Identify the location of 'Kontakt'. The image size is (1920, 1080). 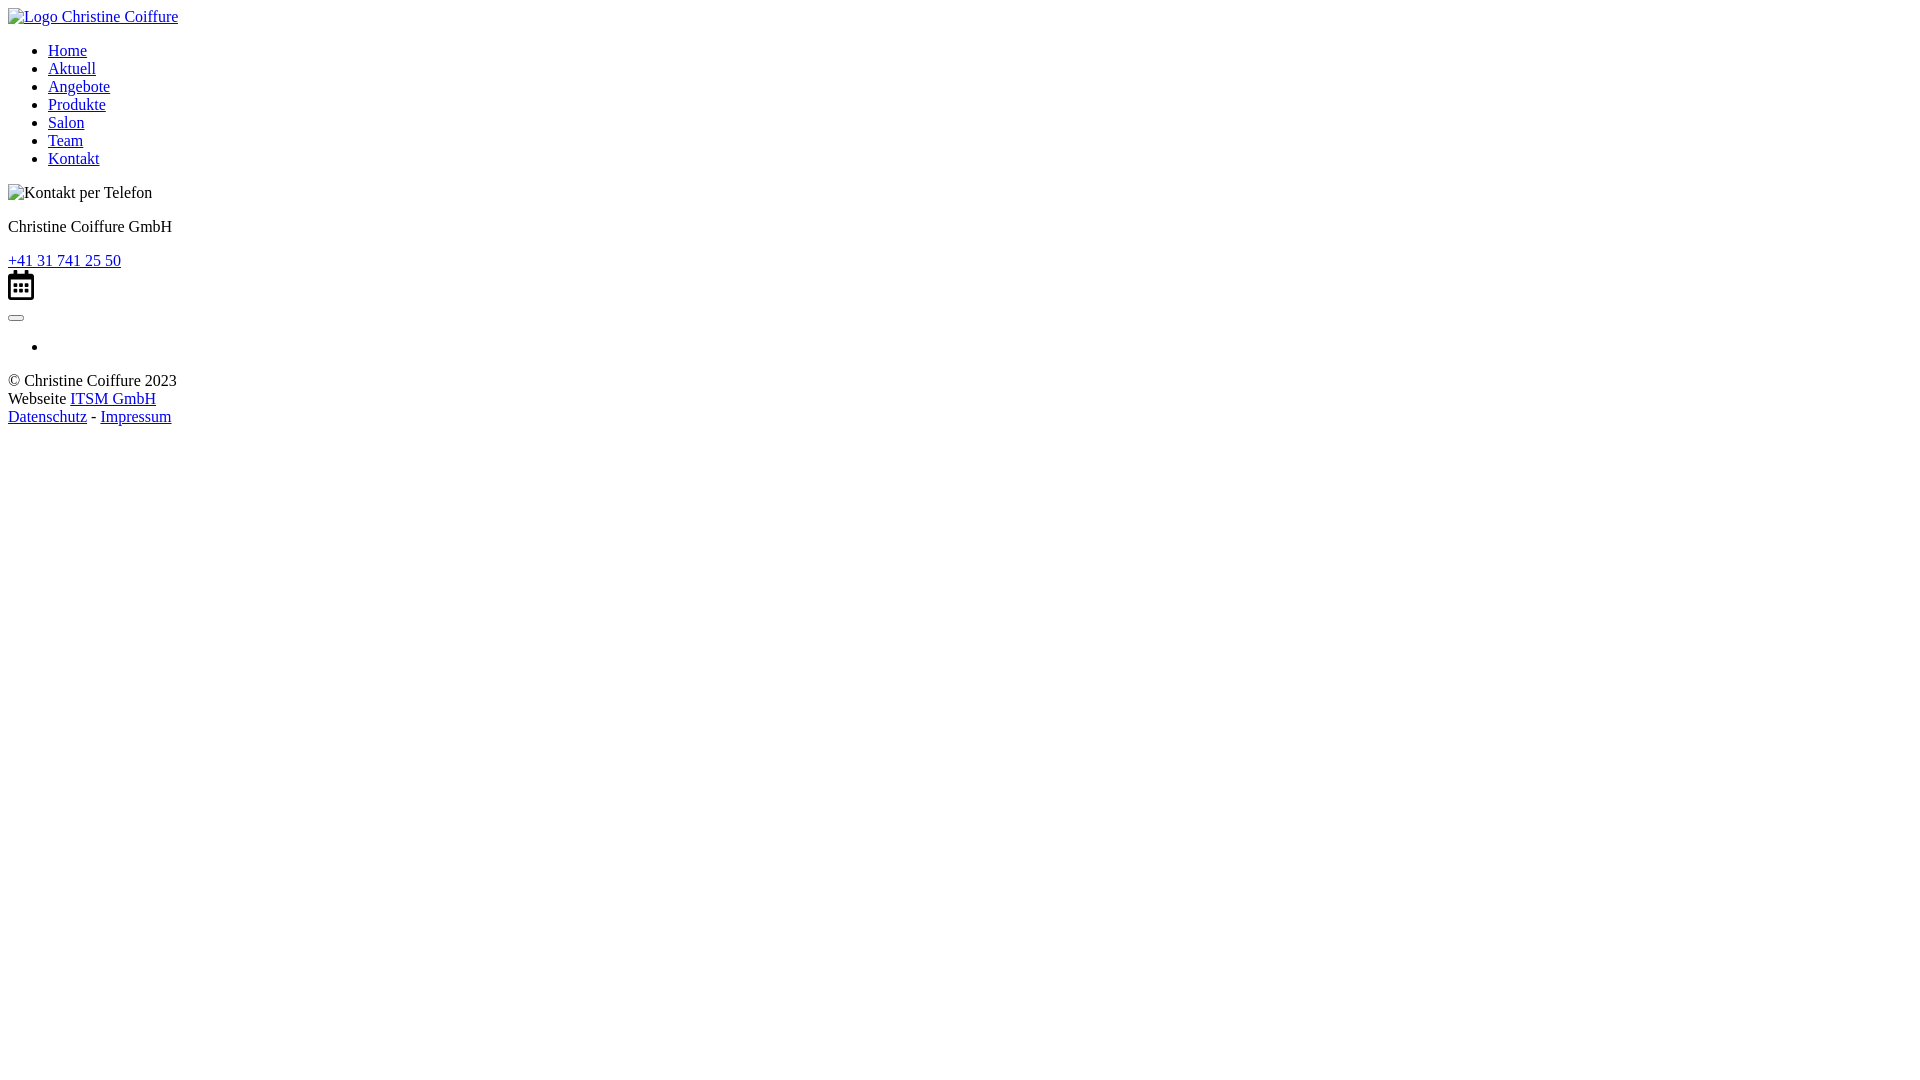
(48, 157).